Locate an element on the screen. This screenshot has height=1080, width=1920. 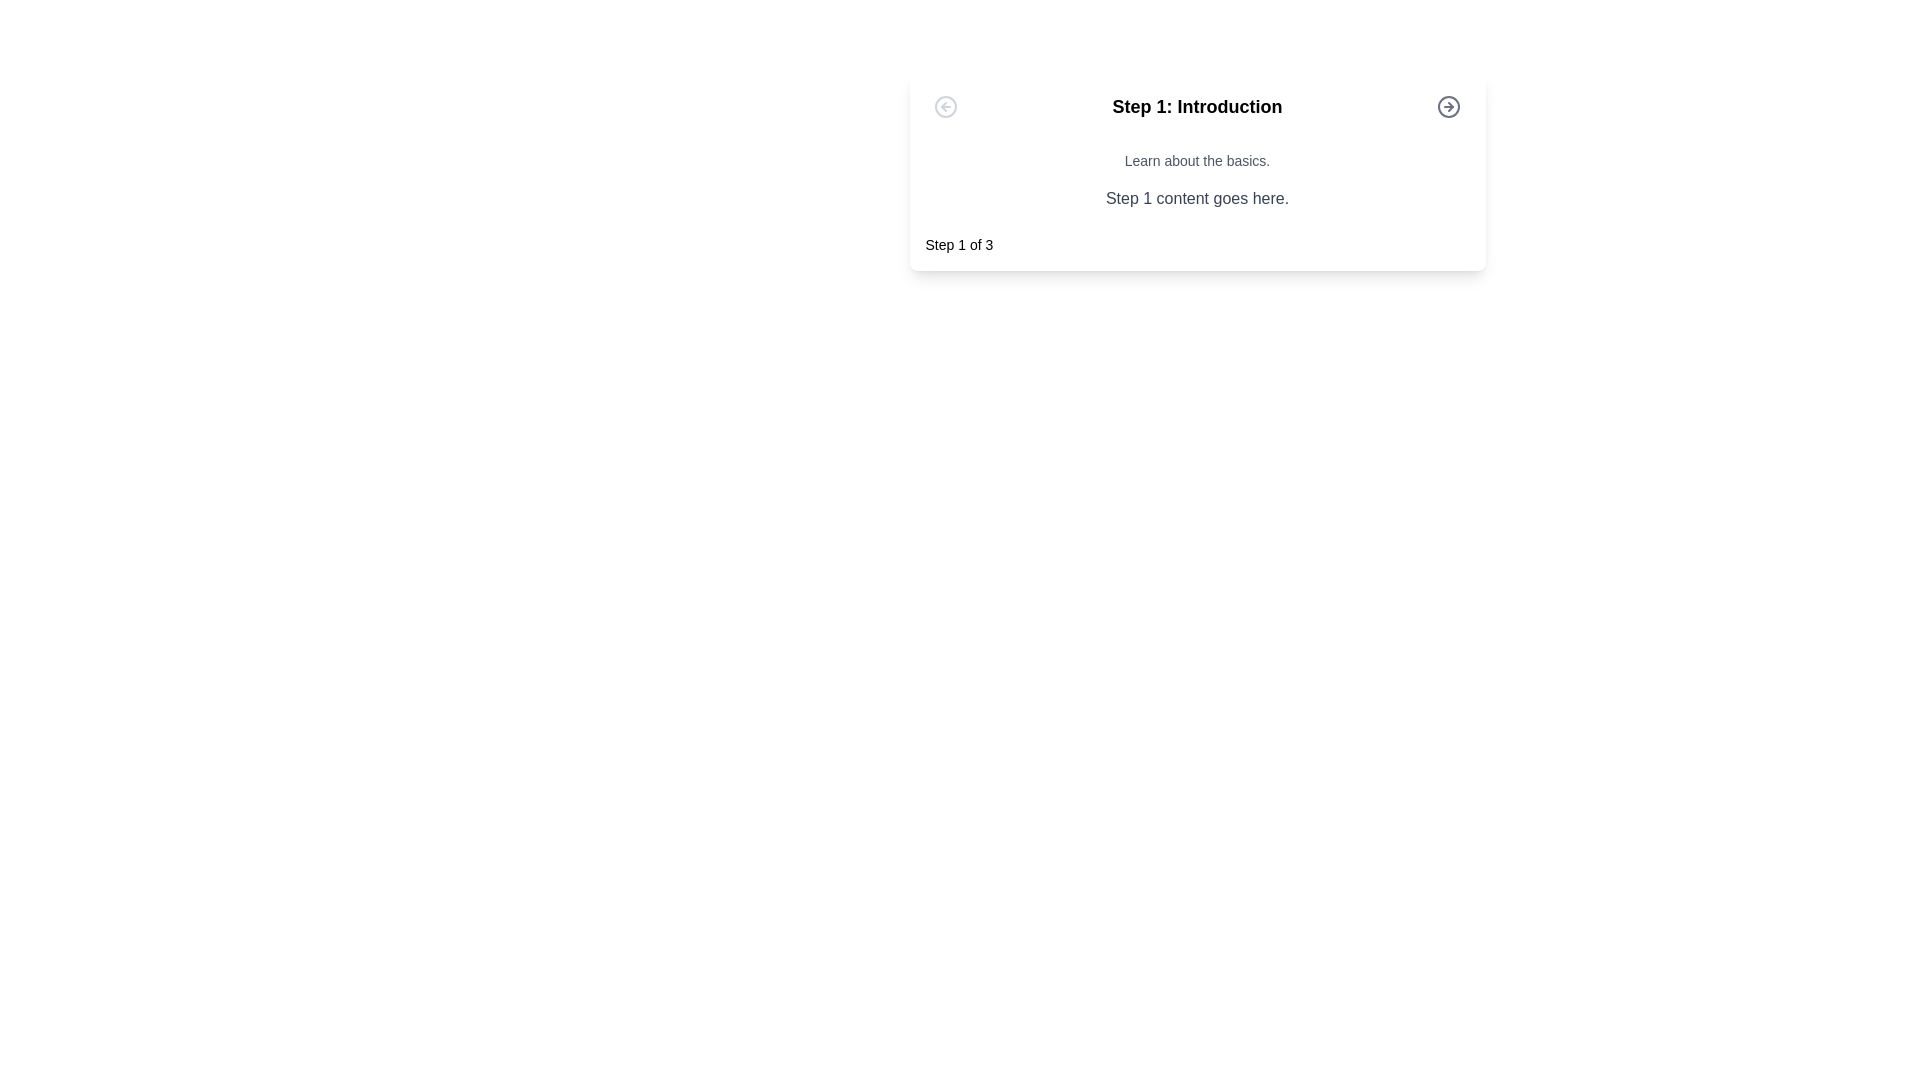
the circular navigational button located in the top-right corner of the rectangular card is located at coordinates (1449, 107).